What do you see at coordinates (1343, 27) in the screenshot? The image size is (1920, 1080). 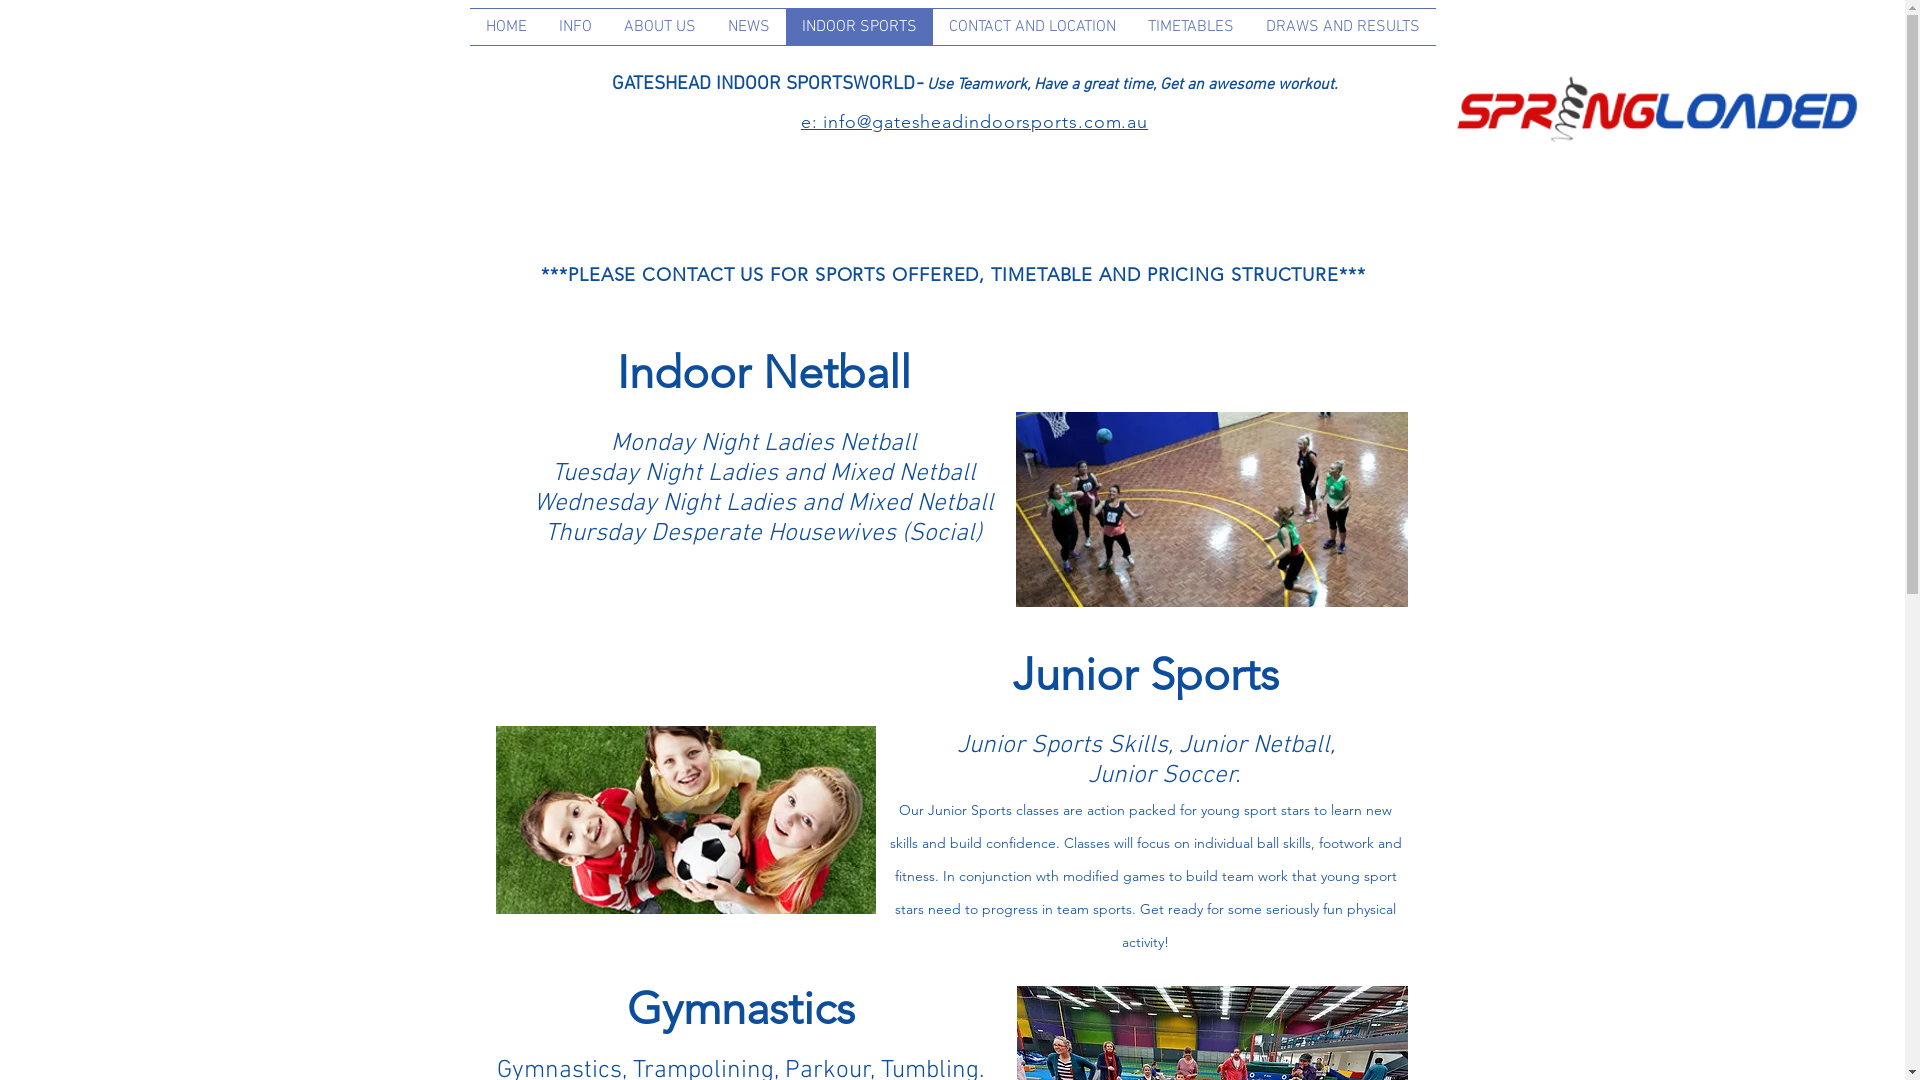 I see `'DRAWS AND RESULTS'` at bounding box center [1343, 27].